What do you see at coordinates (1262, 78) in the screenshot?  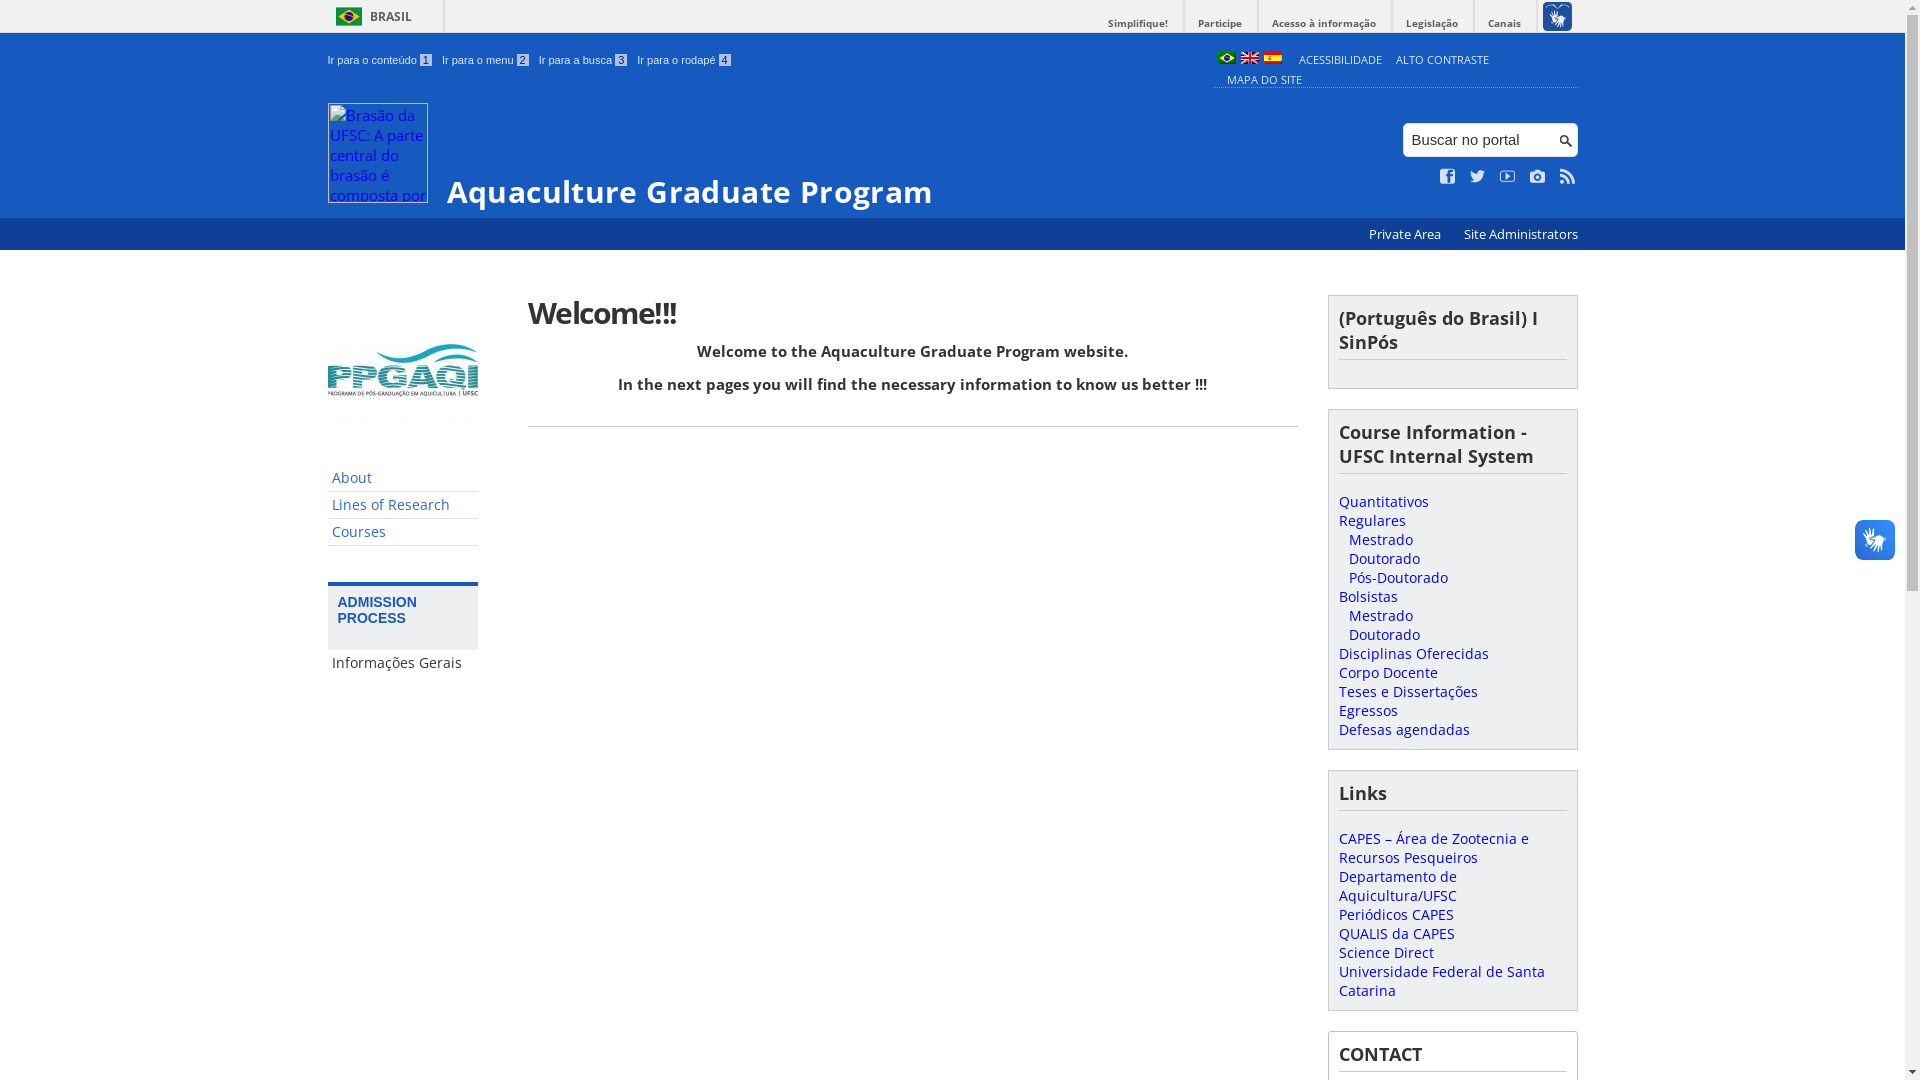 I see `'MAPA DO SITE'` at bounding box center [1262, 78].